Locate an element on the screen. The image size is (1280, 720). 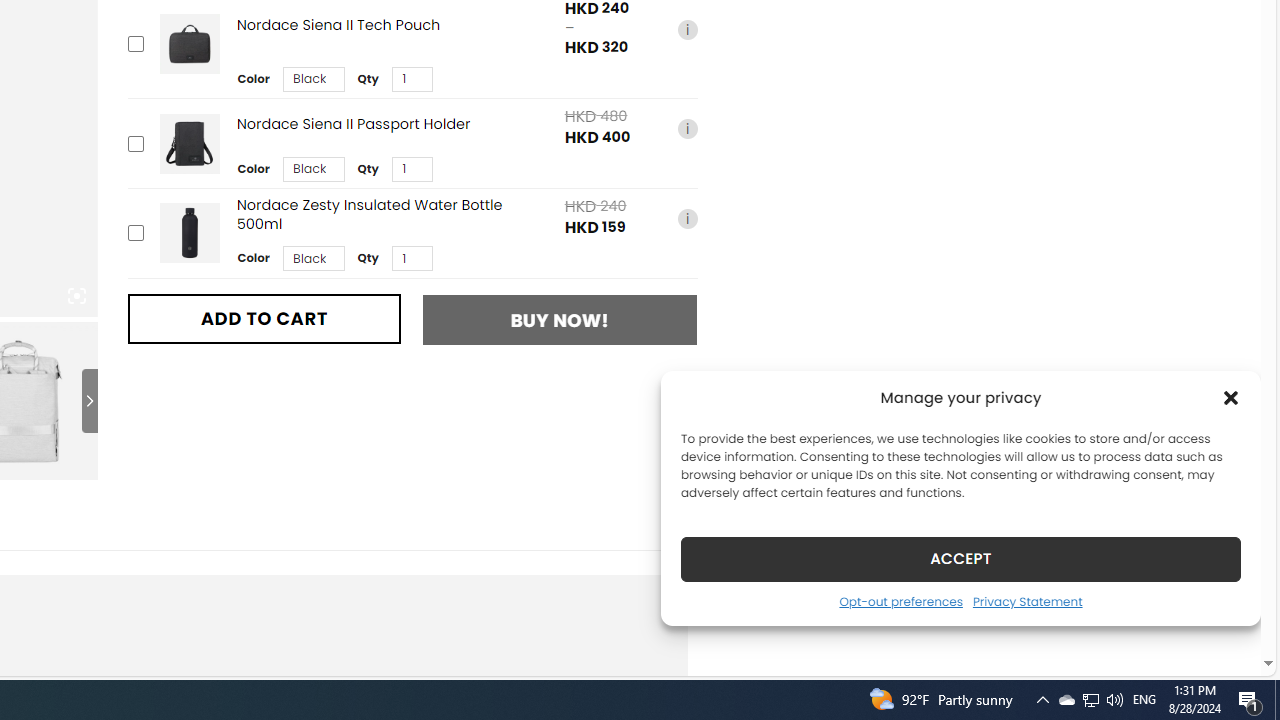
'Privacy Statement' is located at coordinates (1027, 600).